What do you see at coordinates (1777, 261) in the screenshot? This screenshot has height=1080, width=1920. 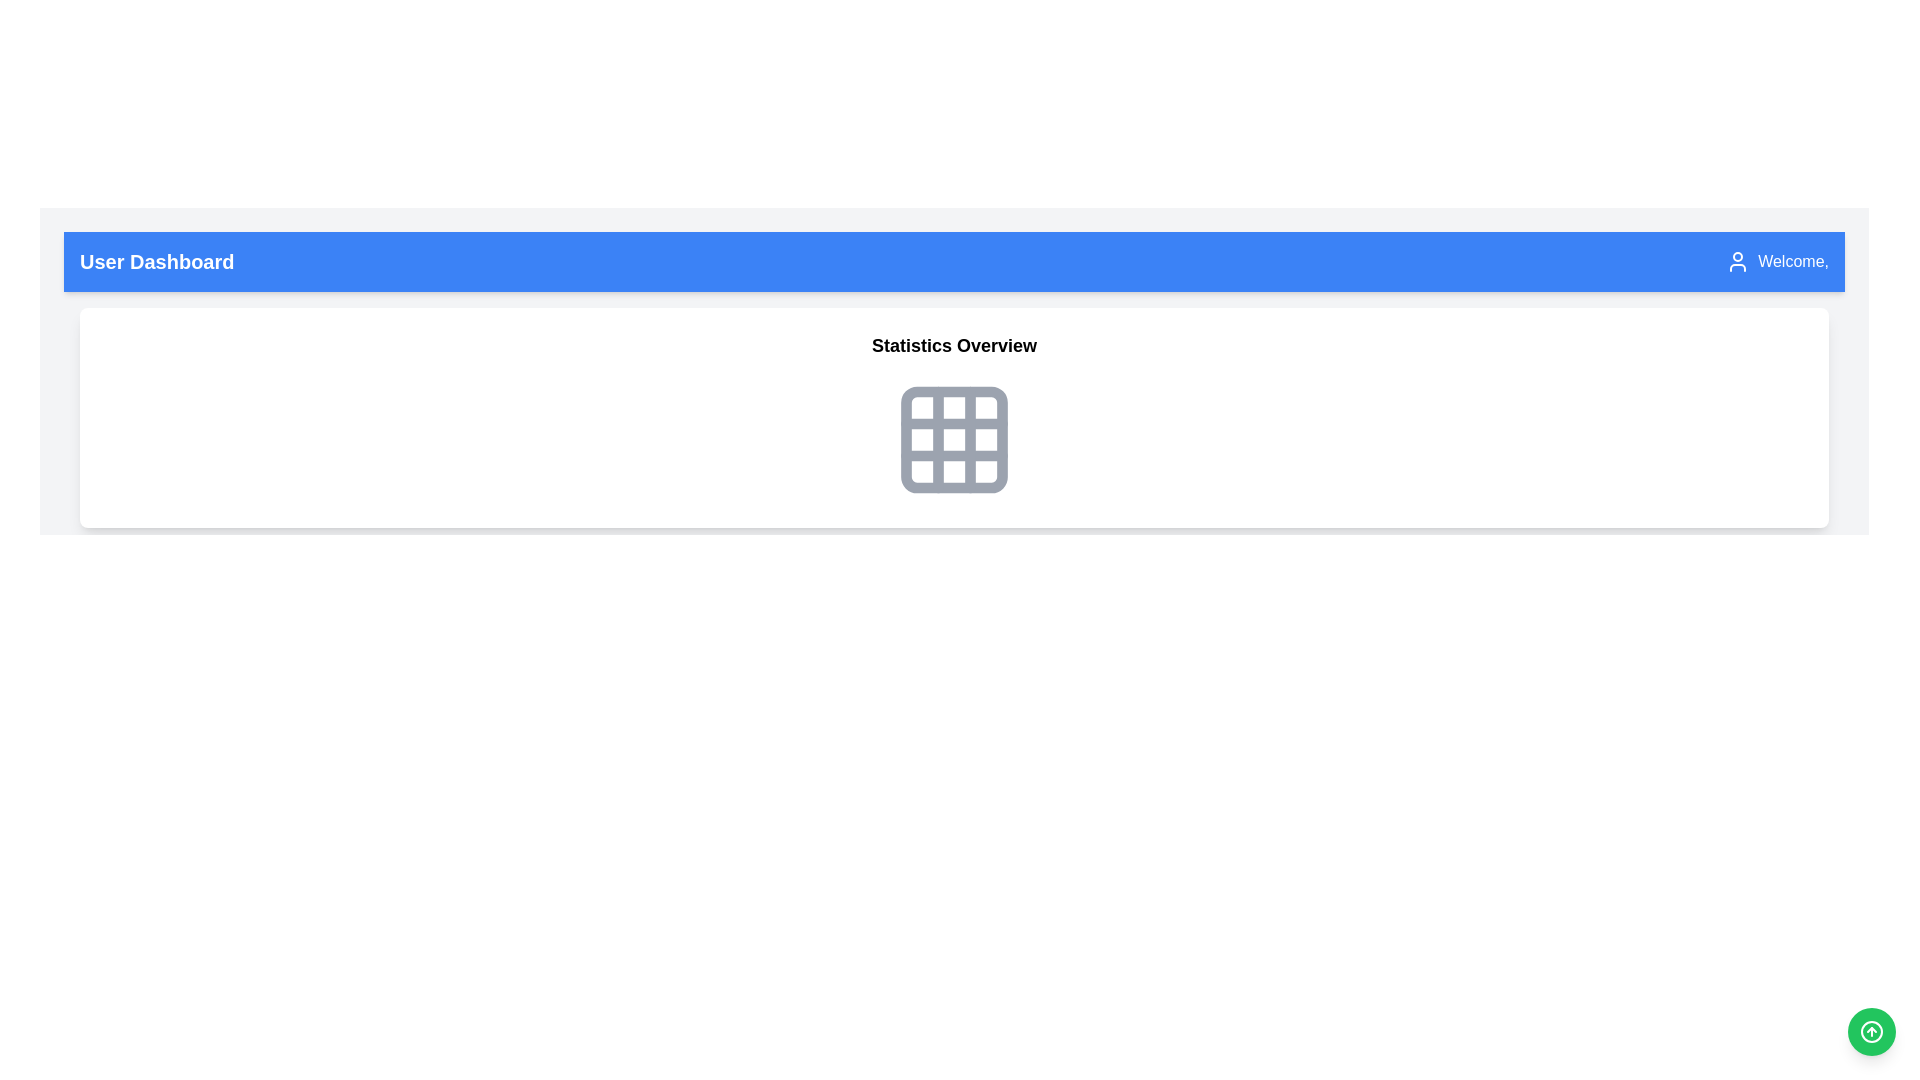 I see `the greeting message Text Label located on the right side of the blue top bar, adjacent to the 'User Dashboard' text and a graphical user icon` at bounding box center [1777, 261].